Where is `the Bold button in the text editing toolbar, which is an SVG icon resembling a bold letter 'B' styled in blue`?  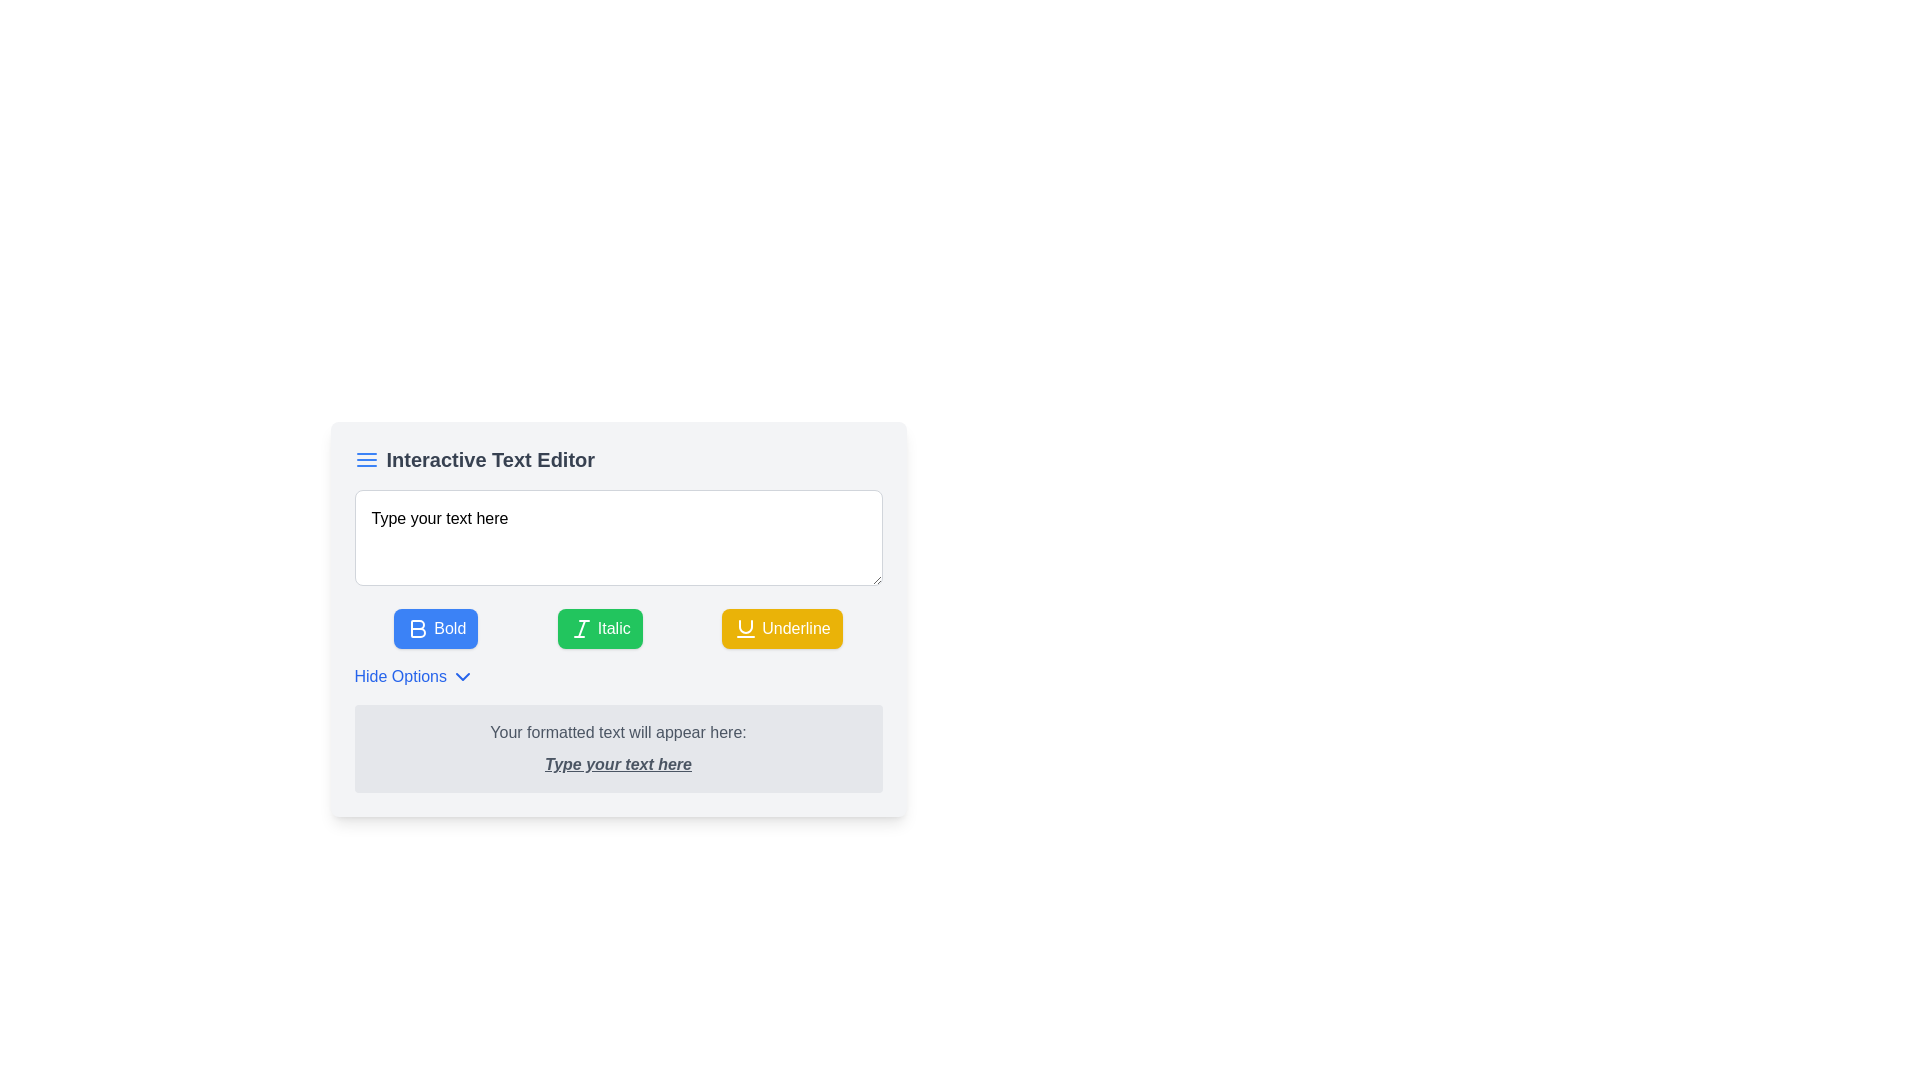
the Bold button in the text editing toolbar, which is an SVG icon resembling a bold letter 'B' styled in blue is located at coordinates (417, 627).